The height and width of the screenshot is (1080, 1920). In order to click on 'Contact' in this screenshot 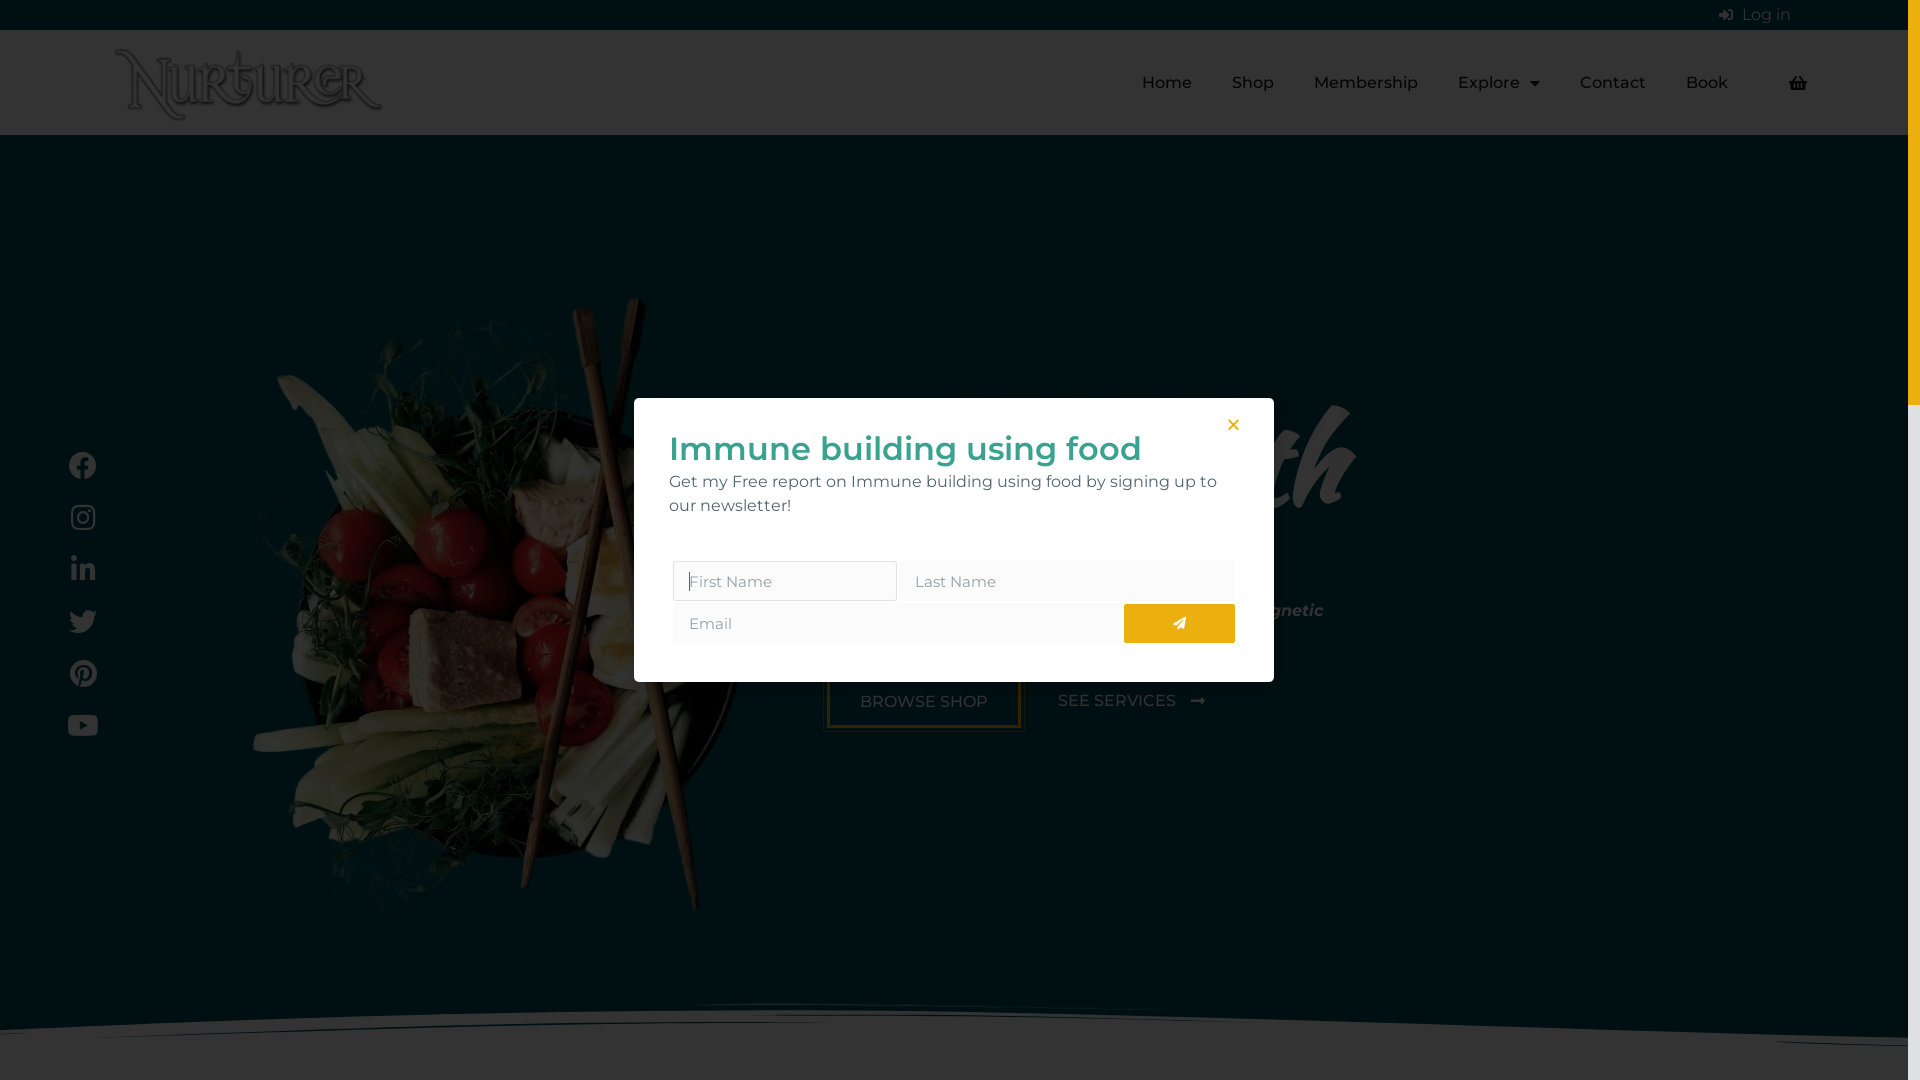, I will do `click(1612, 82)`.